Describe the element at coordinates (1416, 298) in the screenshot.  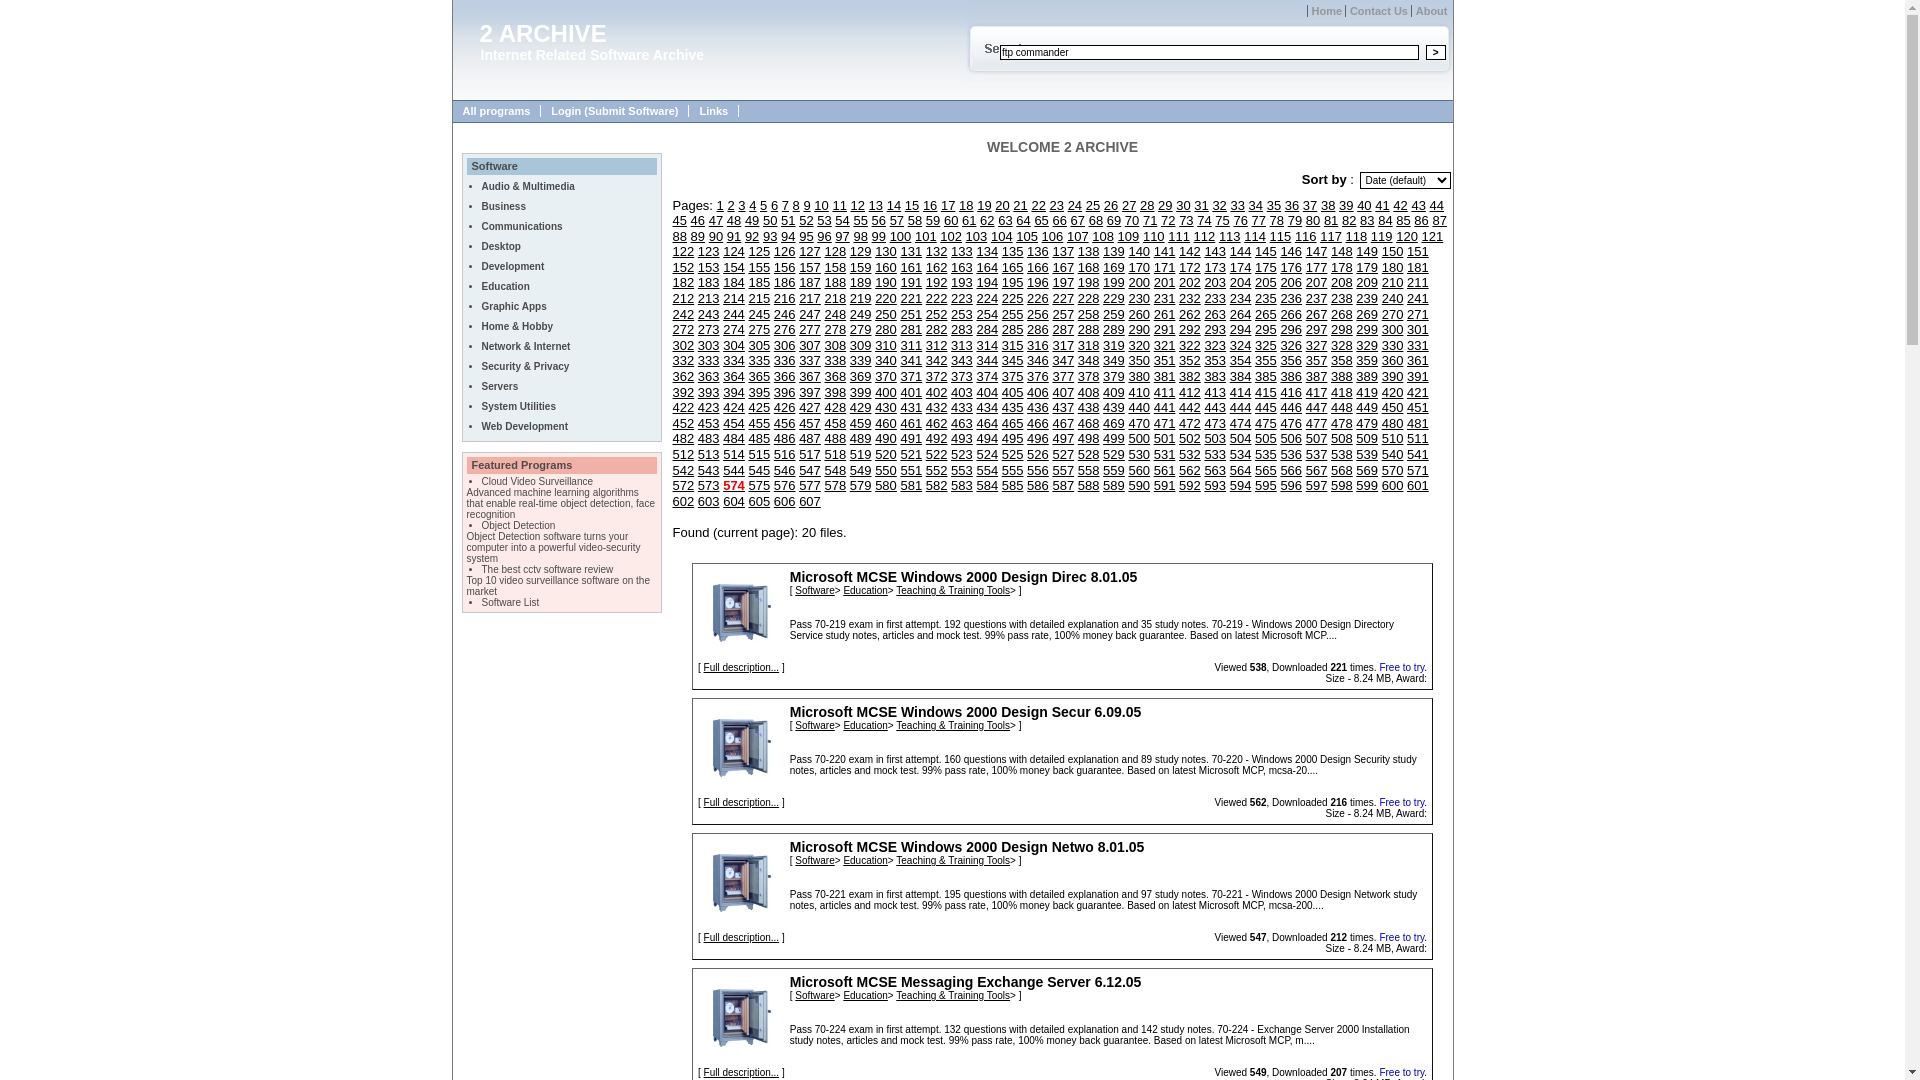
I see `'241'` at that location.